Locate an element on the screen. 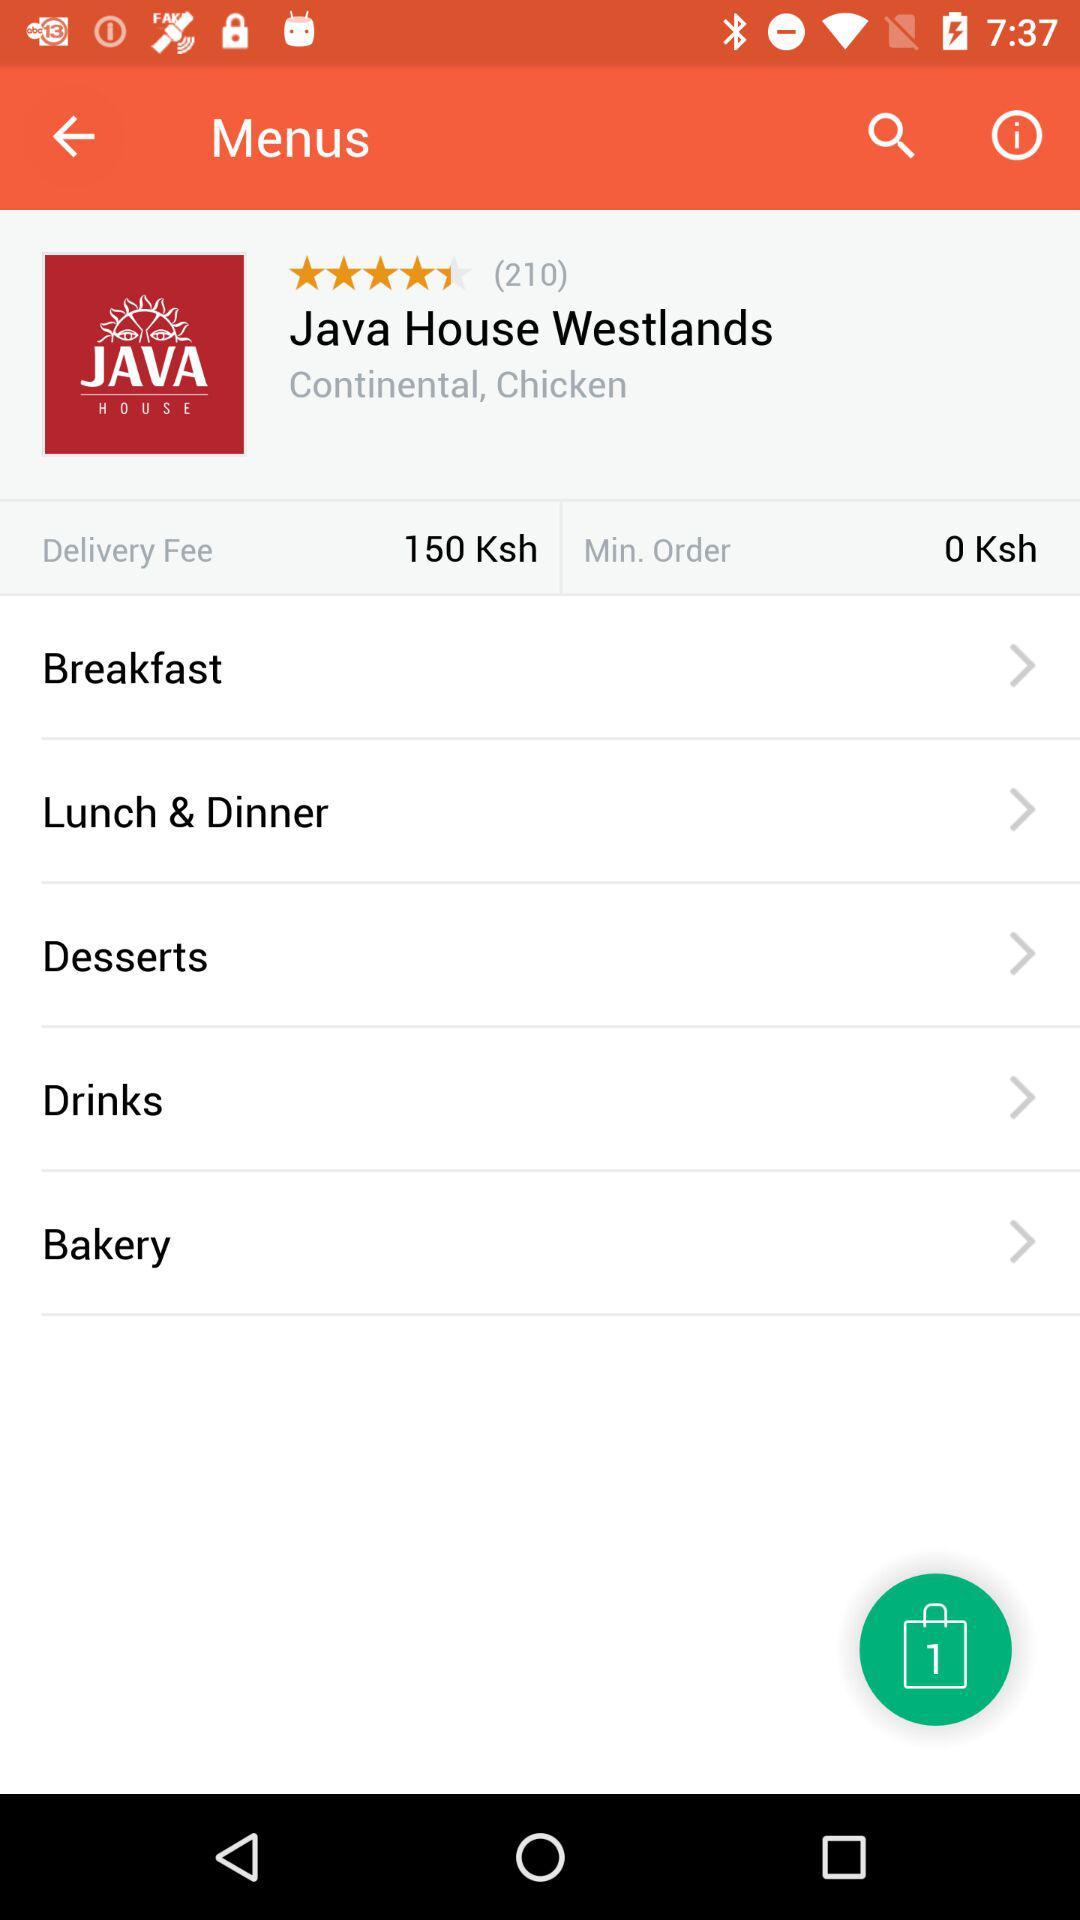 This screenshot has width=1080, height=1920. icon below the drinks icon is located at coordinates (560, 1170).